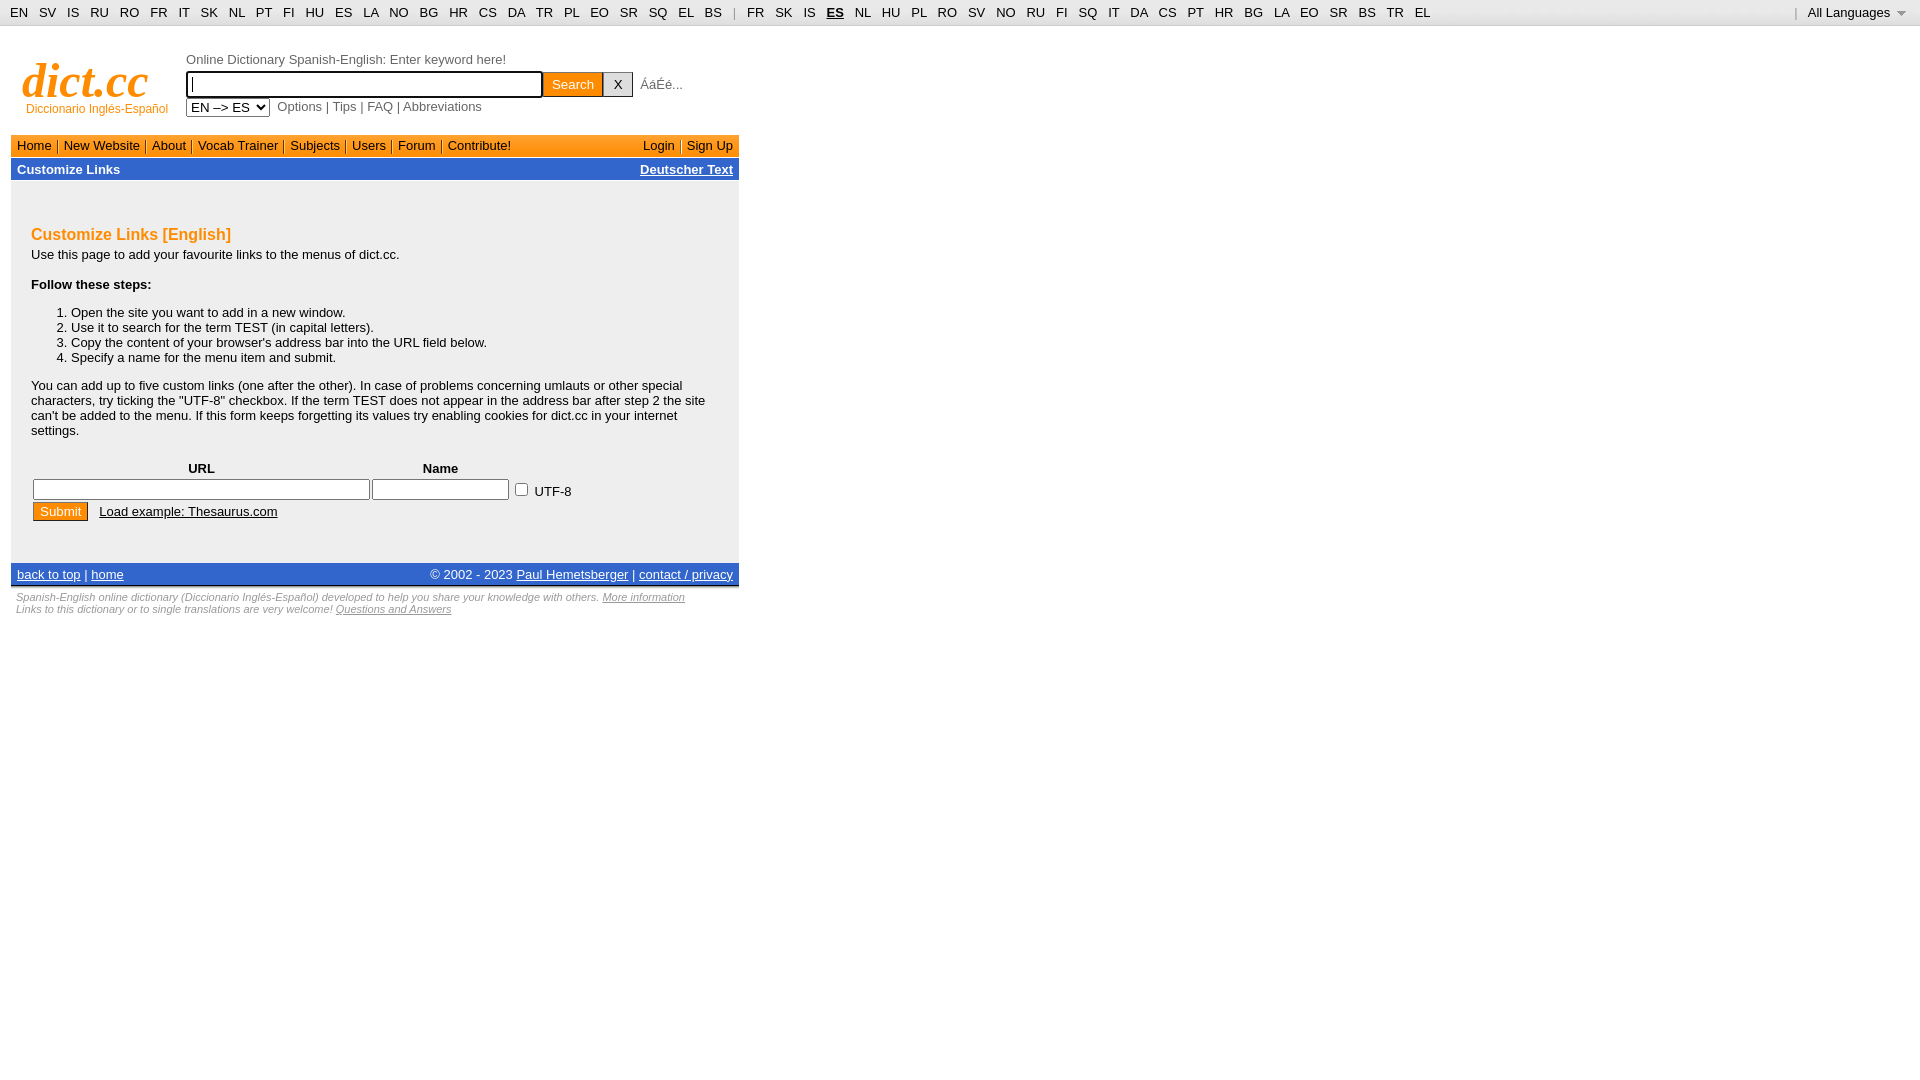 The height and width of the screenshot is (1080, 1920). What do you see at coordinates (754, 12) in the screenshot?
I see `'FR'` at bounding box center [754, 12].